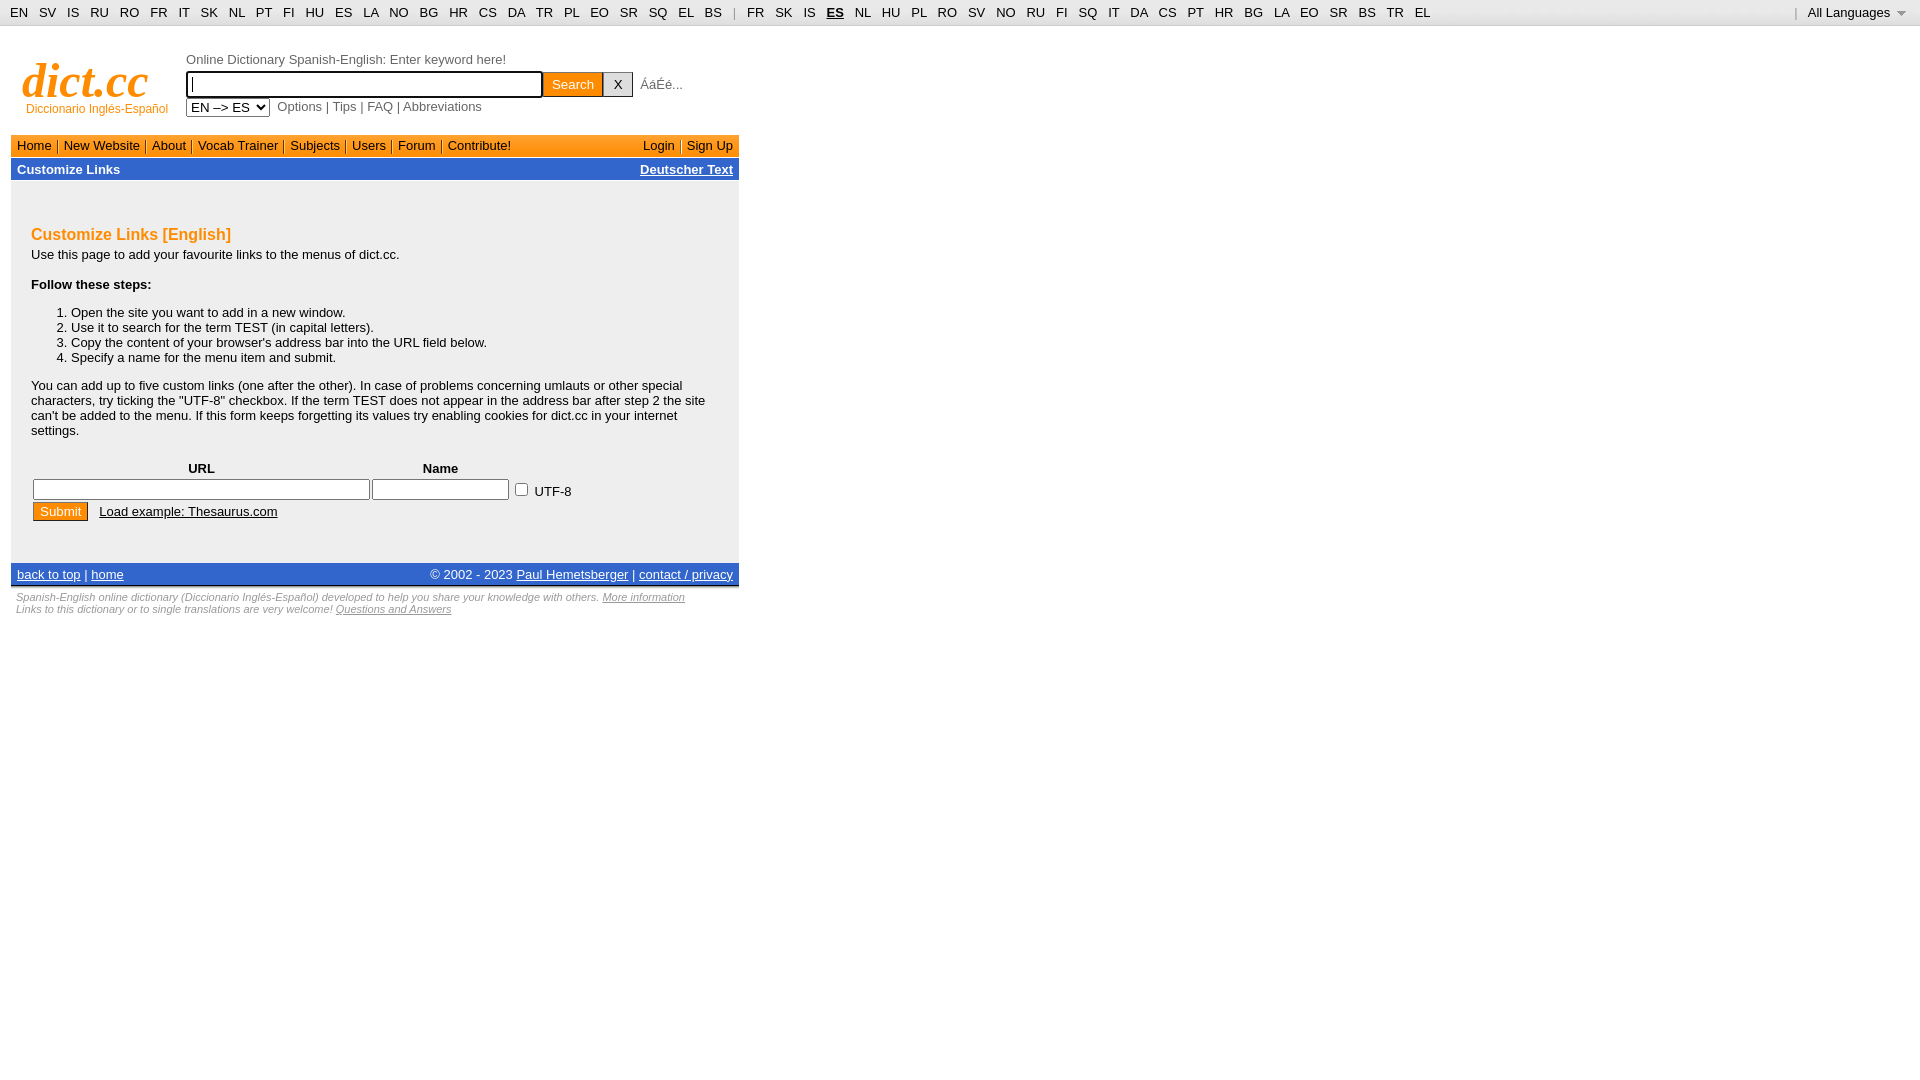 The height and width of the screenshot is (1080, 1920). What do you see at coordinates (754, 12) in the screenshot?
I see `'FR'` at bounding box center [754, 12].